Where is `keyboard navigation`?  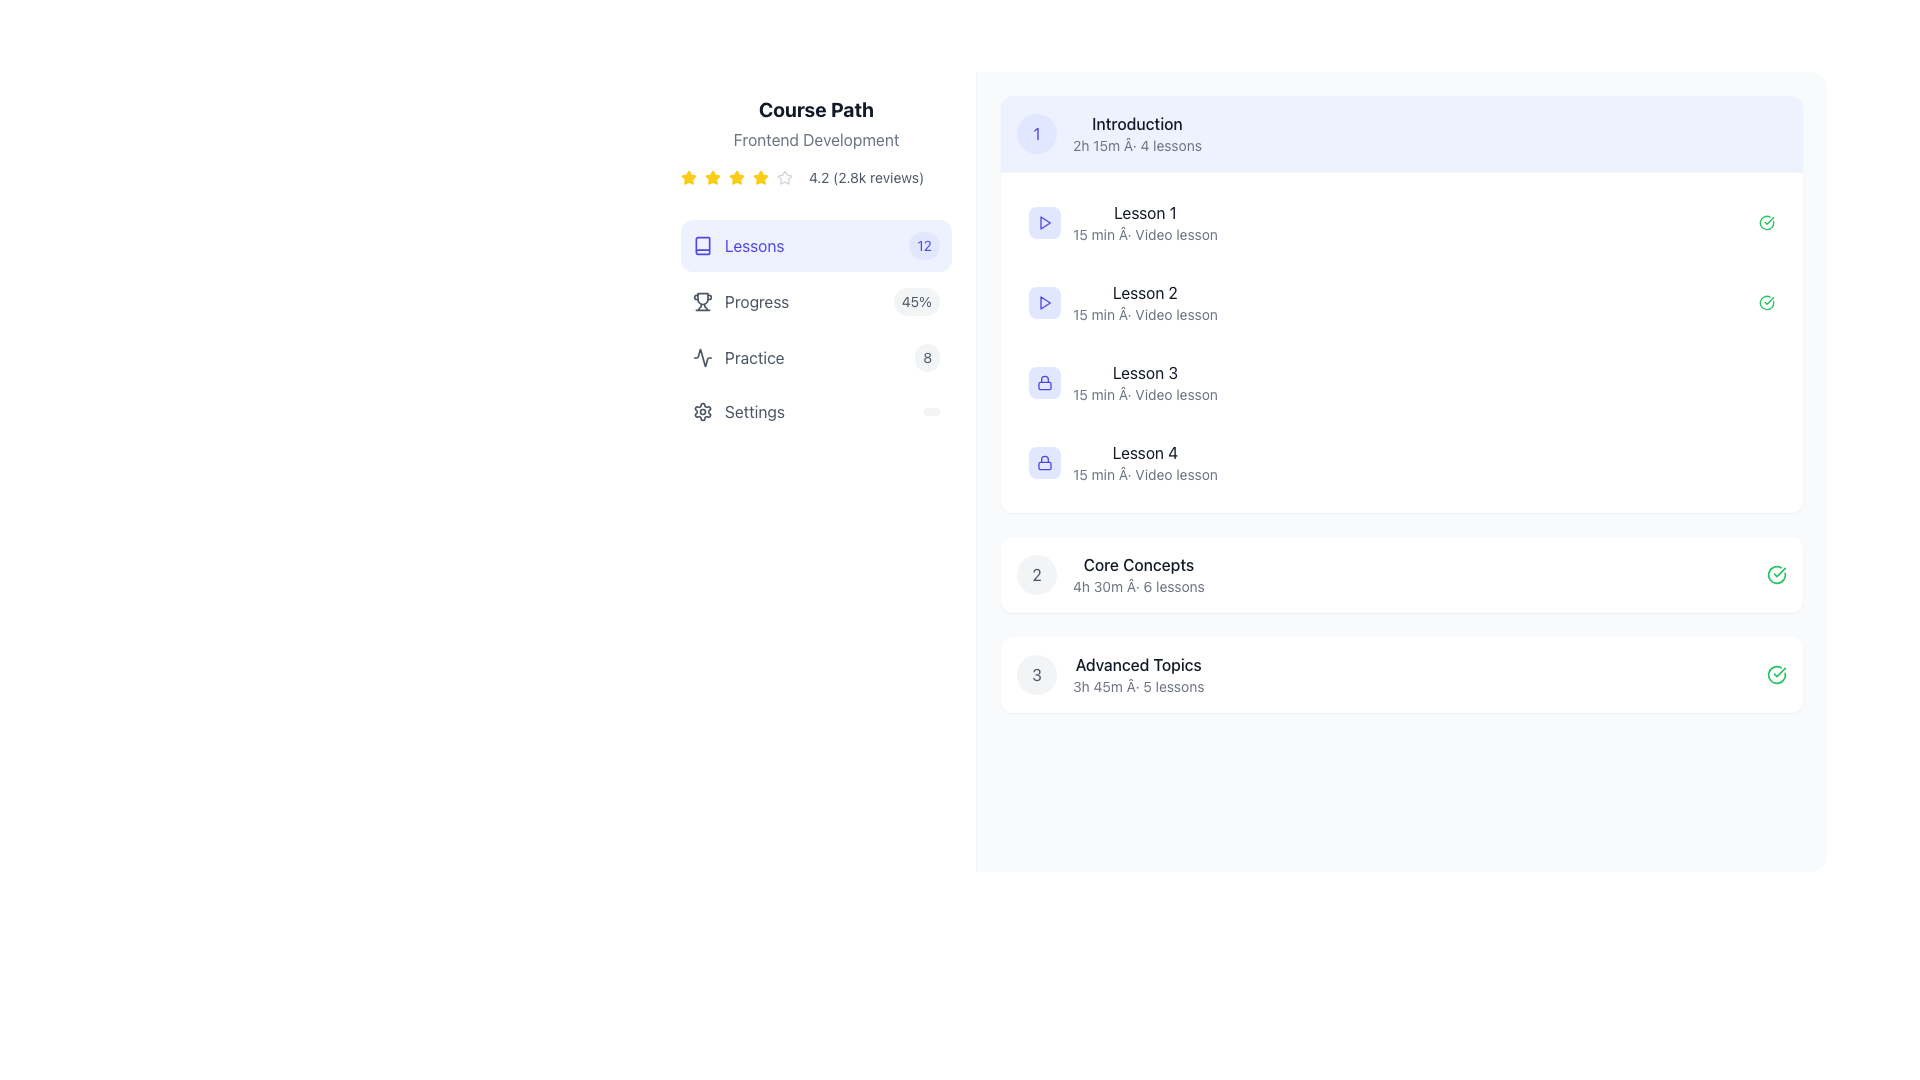 keyboard navigation is located at coordinates (713, 176).